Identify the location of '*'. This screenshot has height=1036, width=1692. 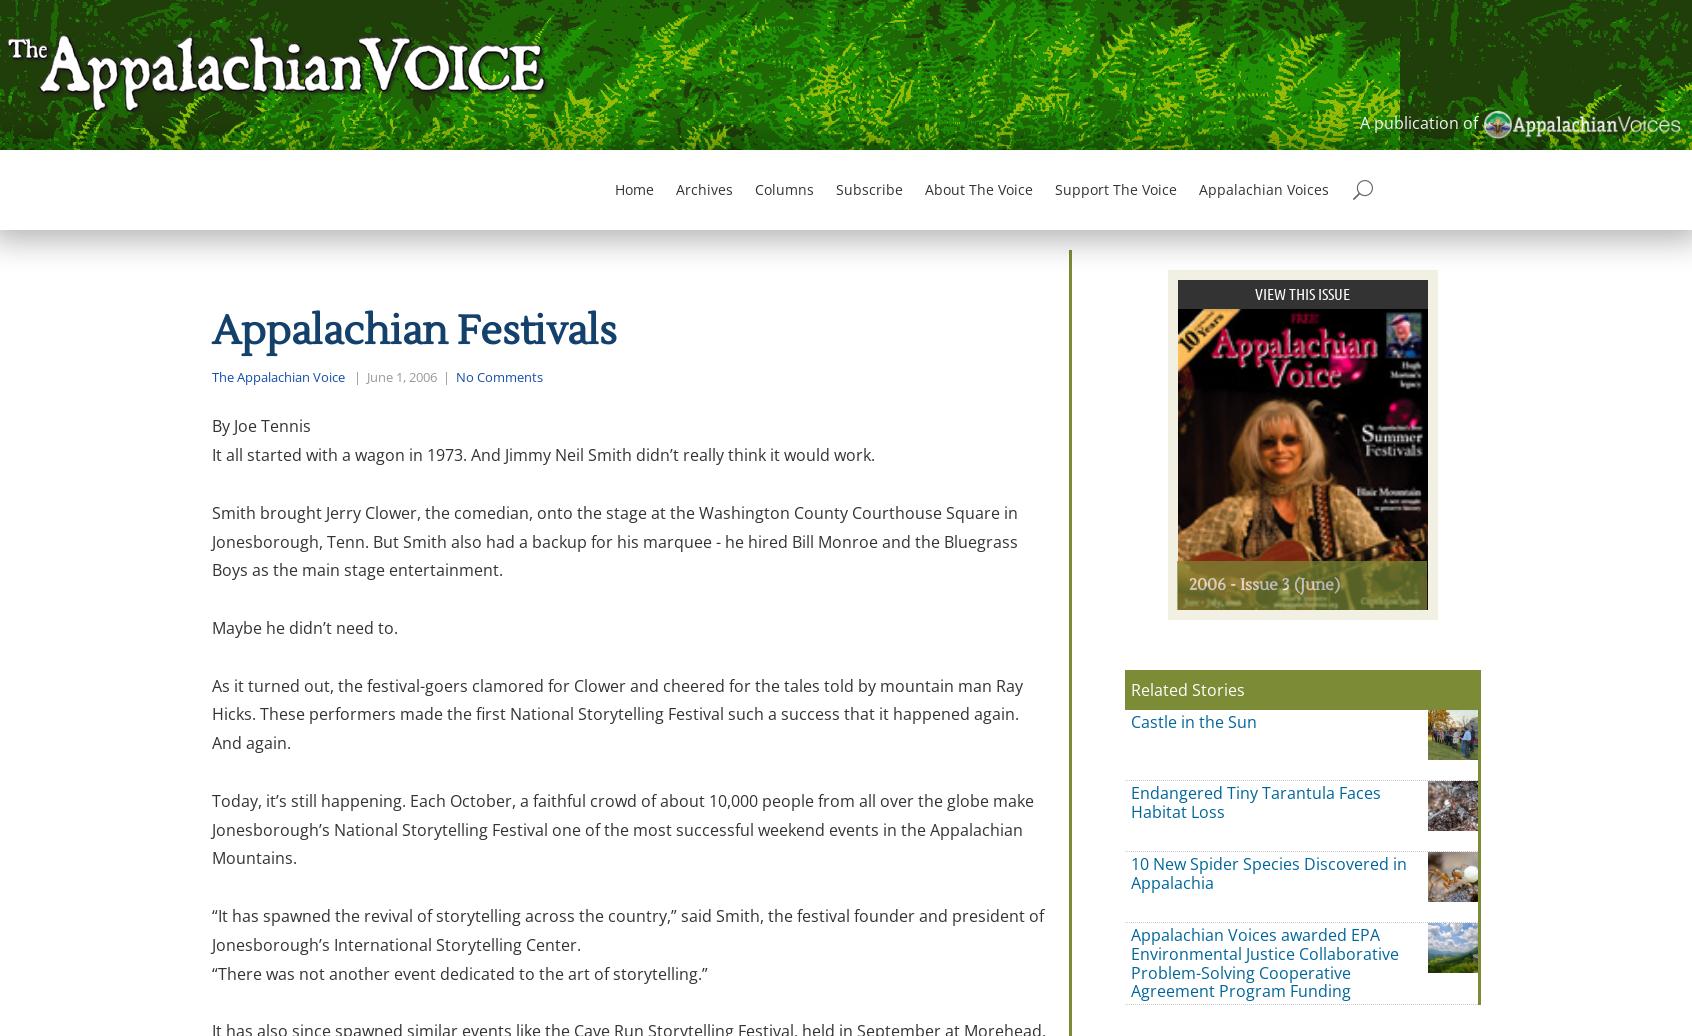
(779, 844).